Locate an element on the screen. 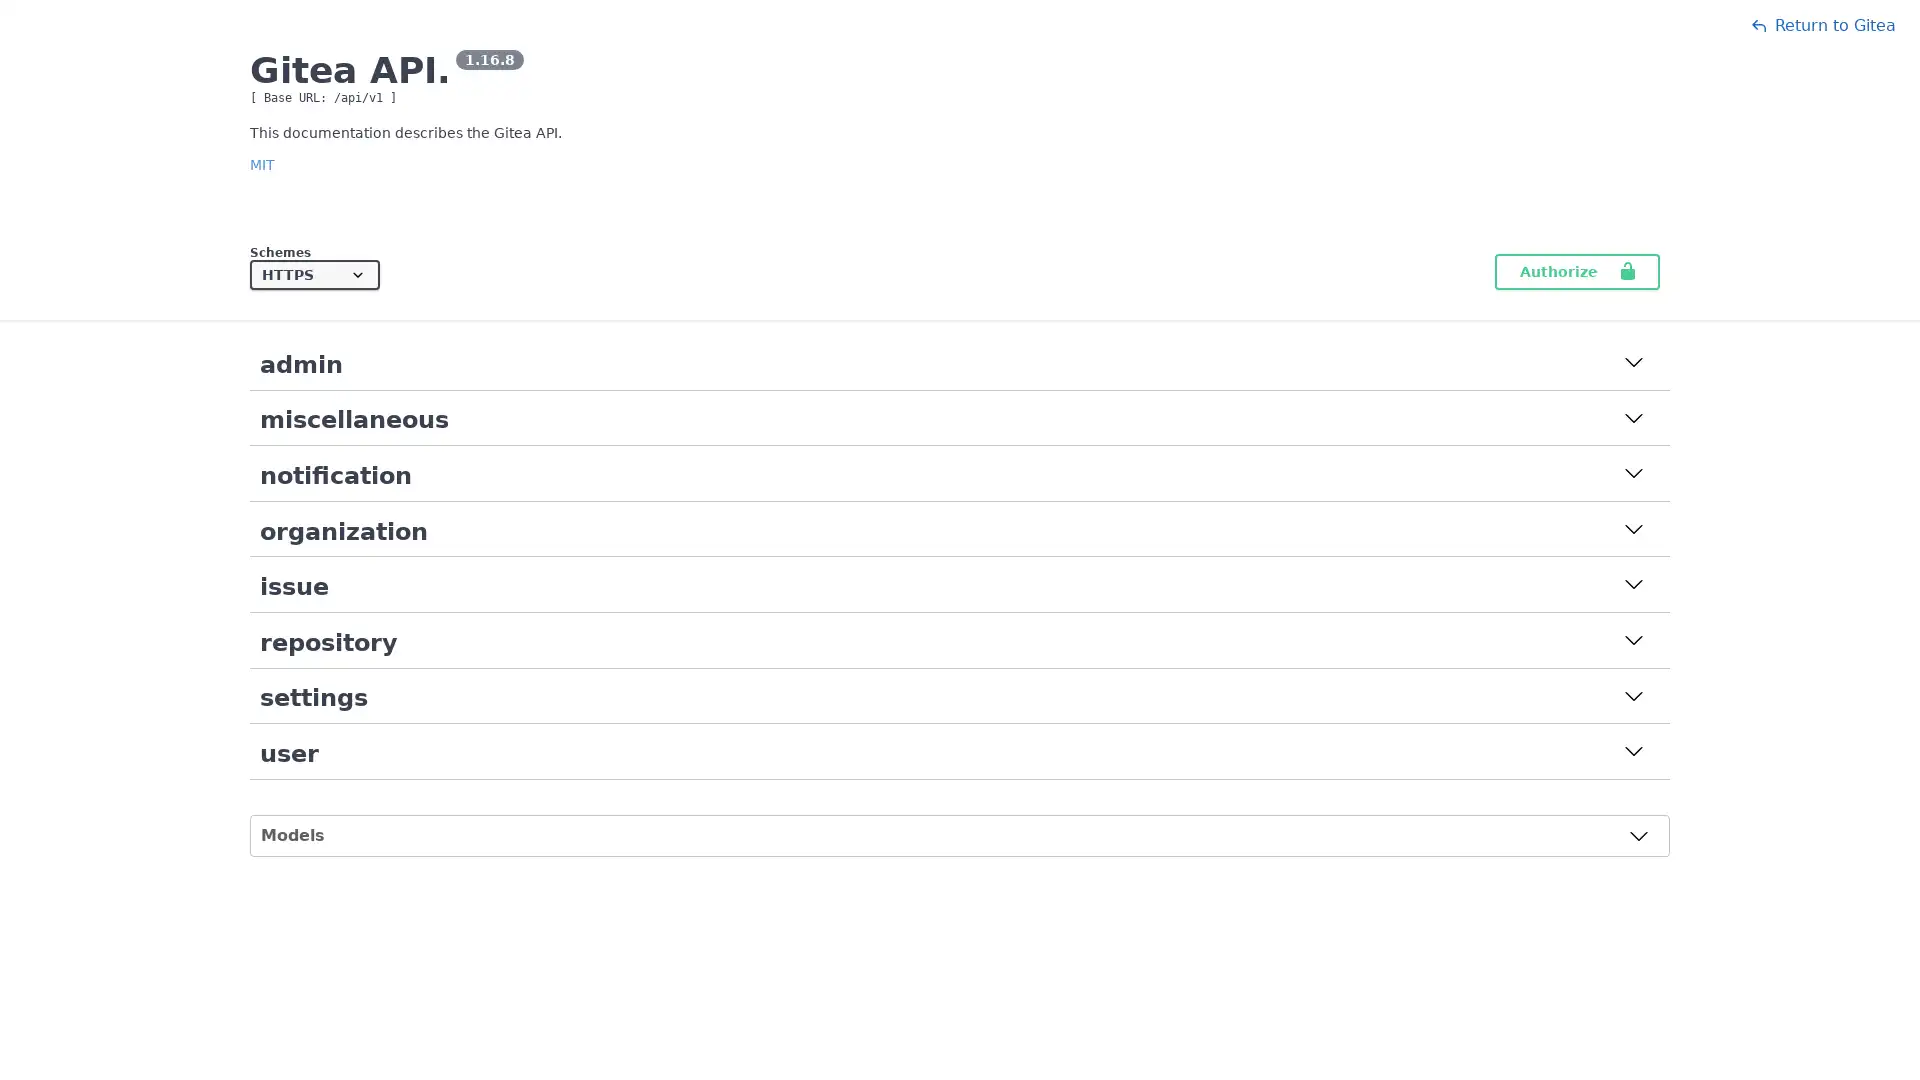 This screenshot has height=1080, width=1920. Expand operation is located at coordinates (1633, 697).